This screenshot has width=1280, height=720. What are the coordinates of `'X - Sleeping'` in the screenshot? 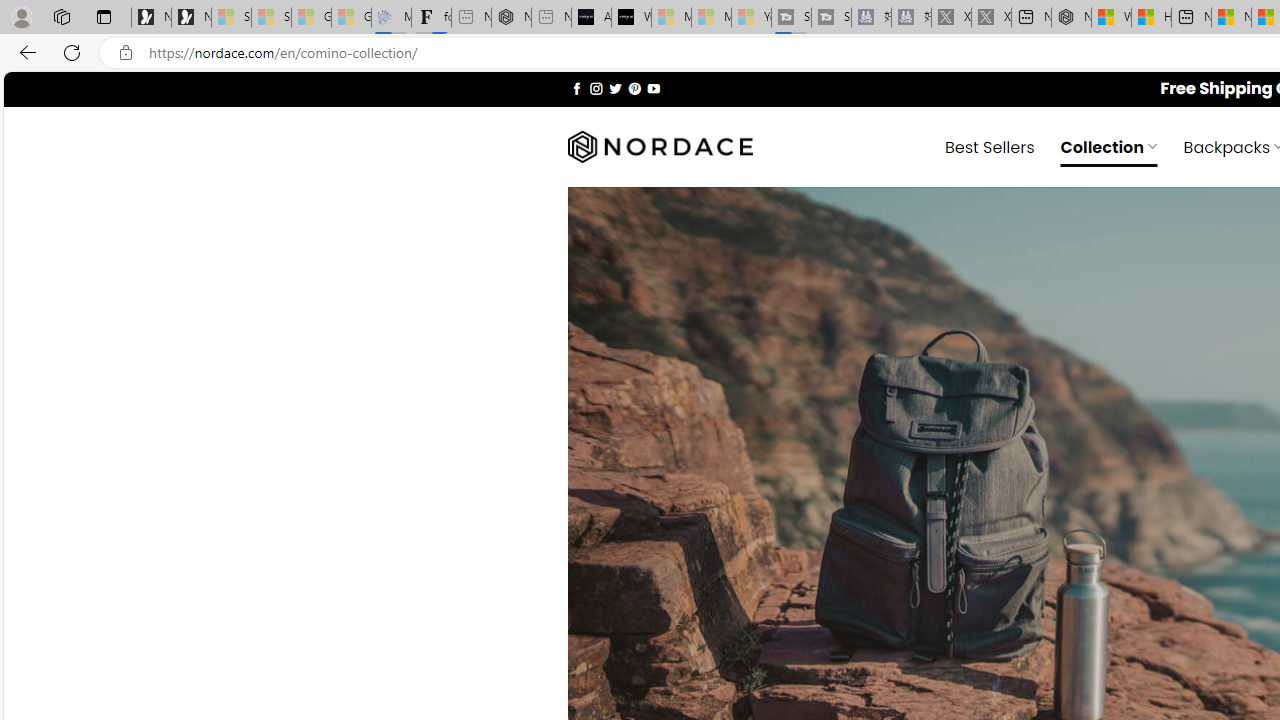 It's located at (991, 17).